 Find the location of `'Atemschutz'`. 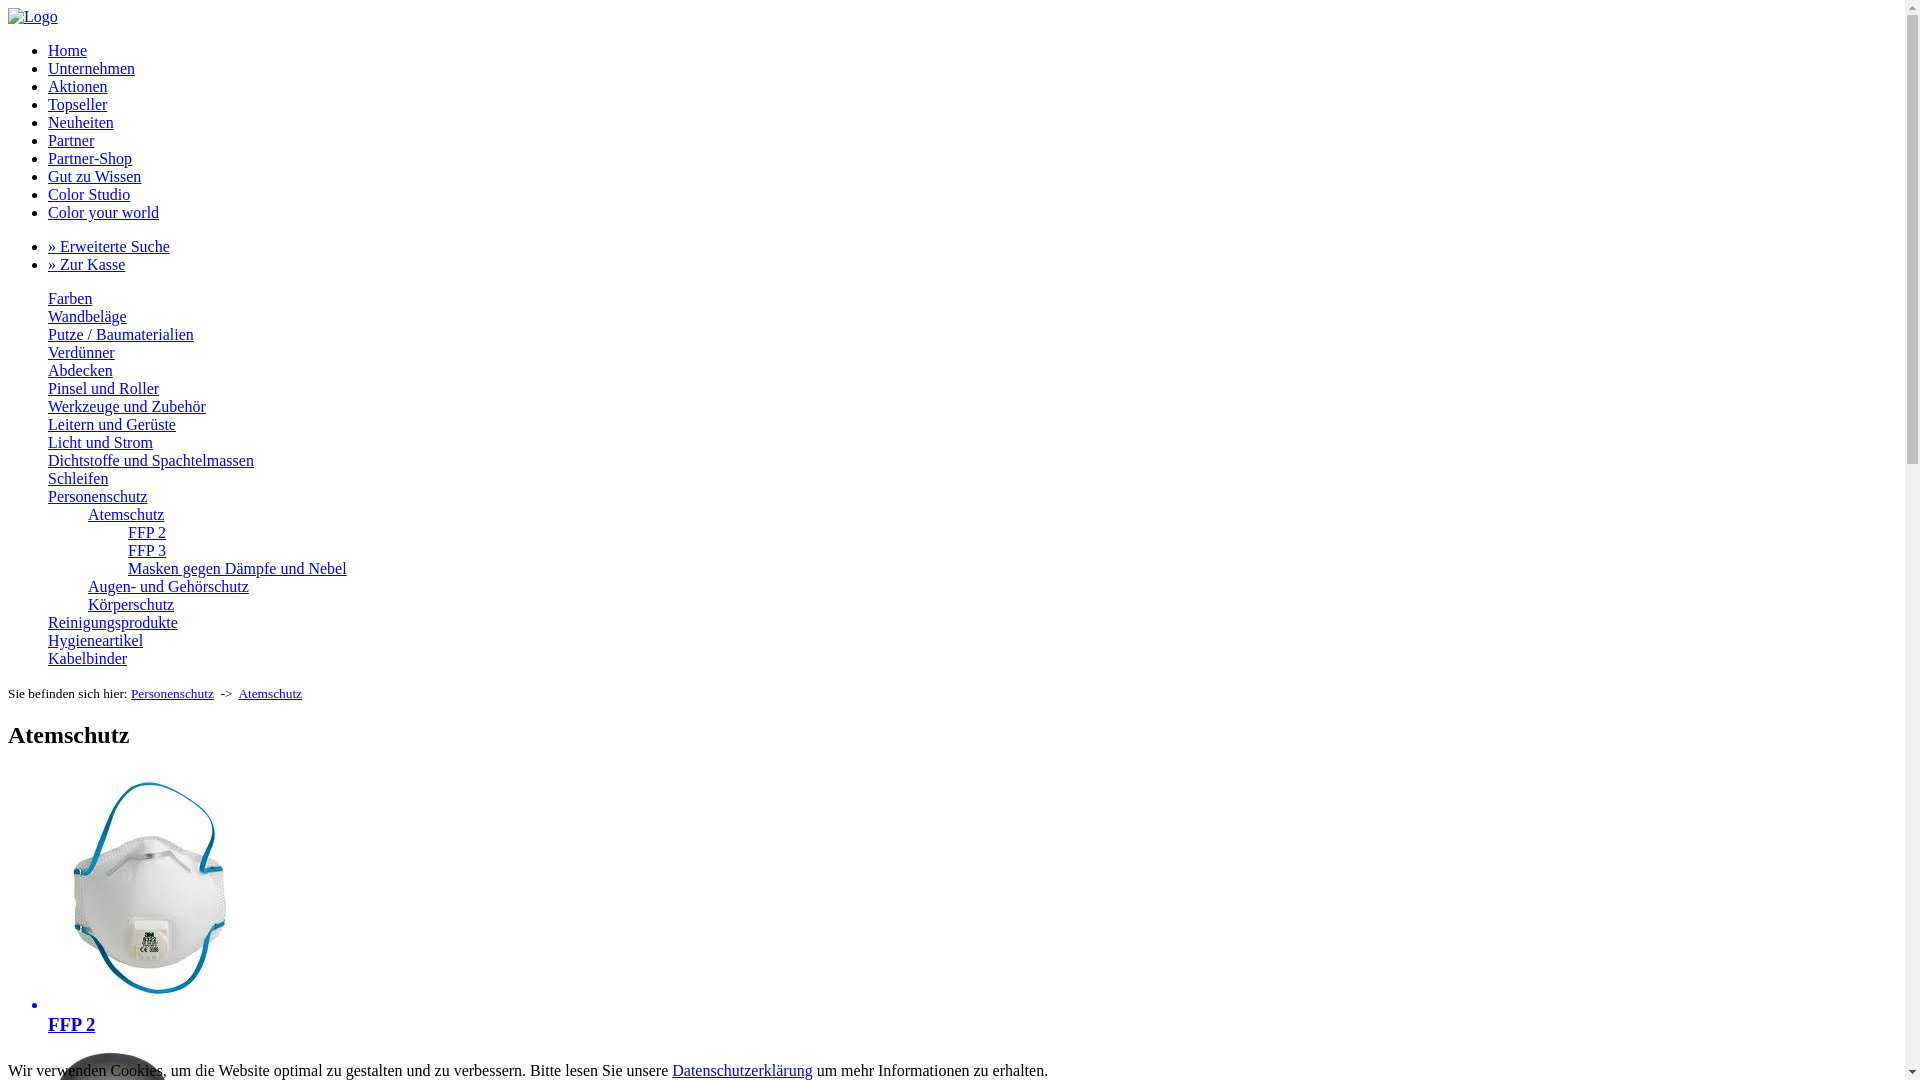

'Atemschutz' is located at coordinates (124, 513).